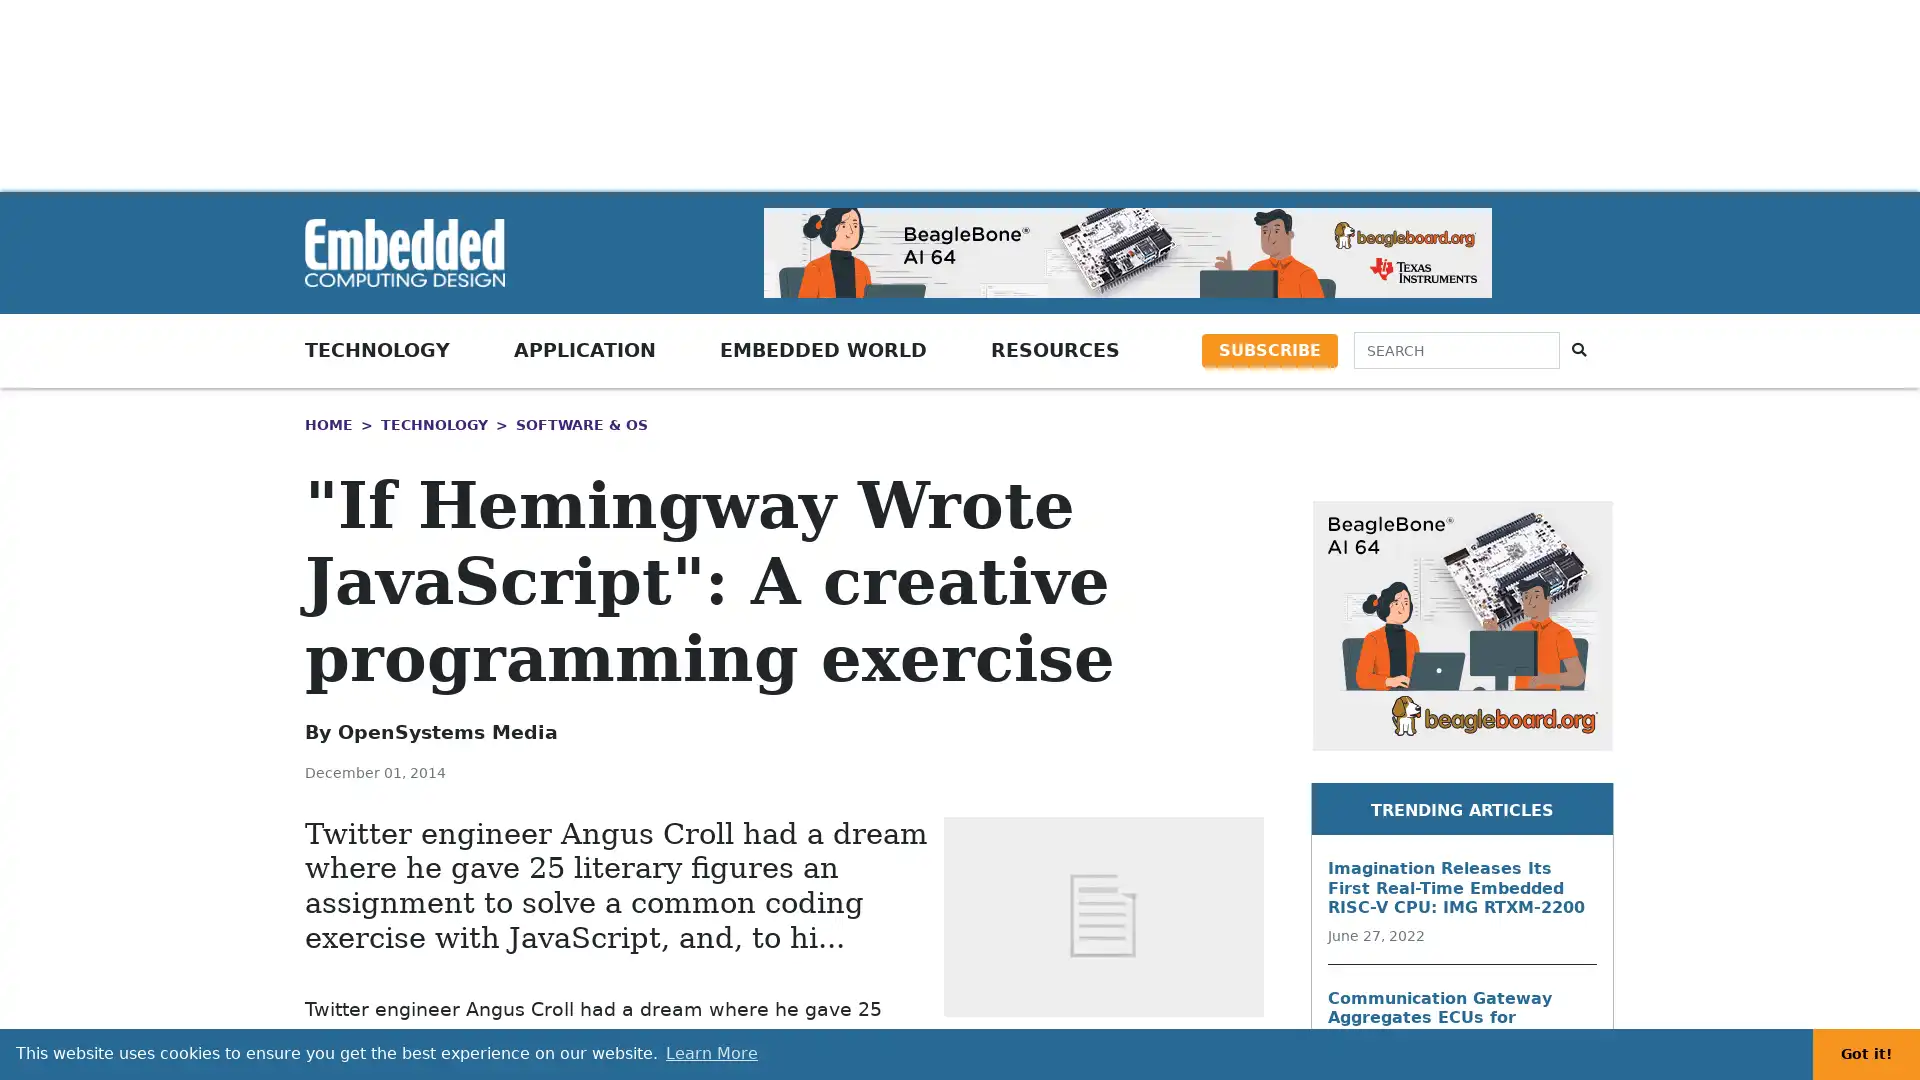 This screenshot has width=1920, height=1080. I want to click on Share to Twitter Twitter, so click(467, 744).